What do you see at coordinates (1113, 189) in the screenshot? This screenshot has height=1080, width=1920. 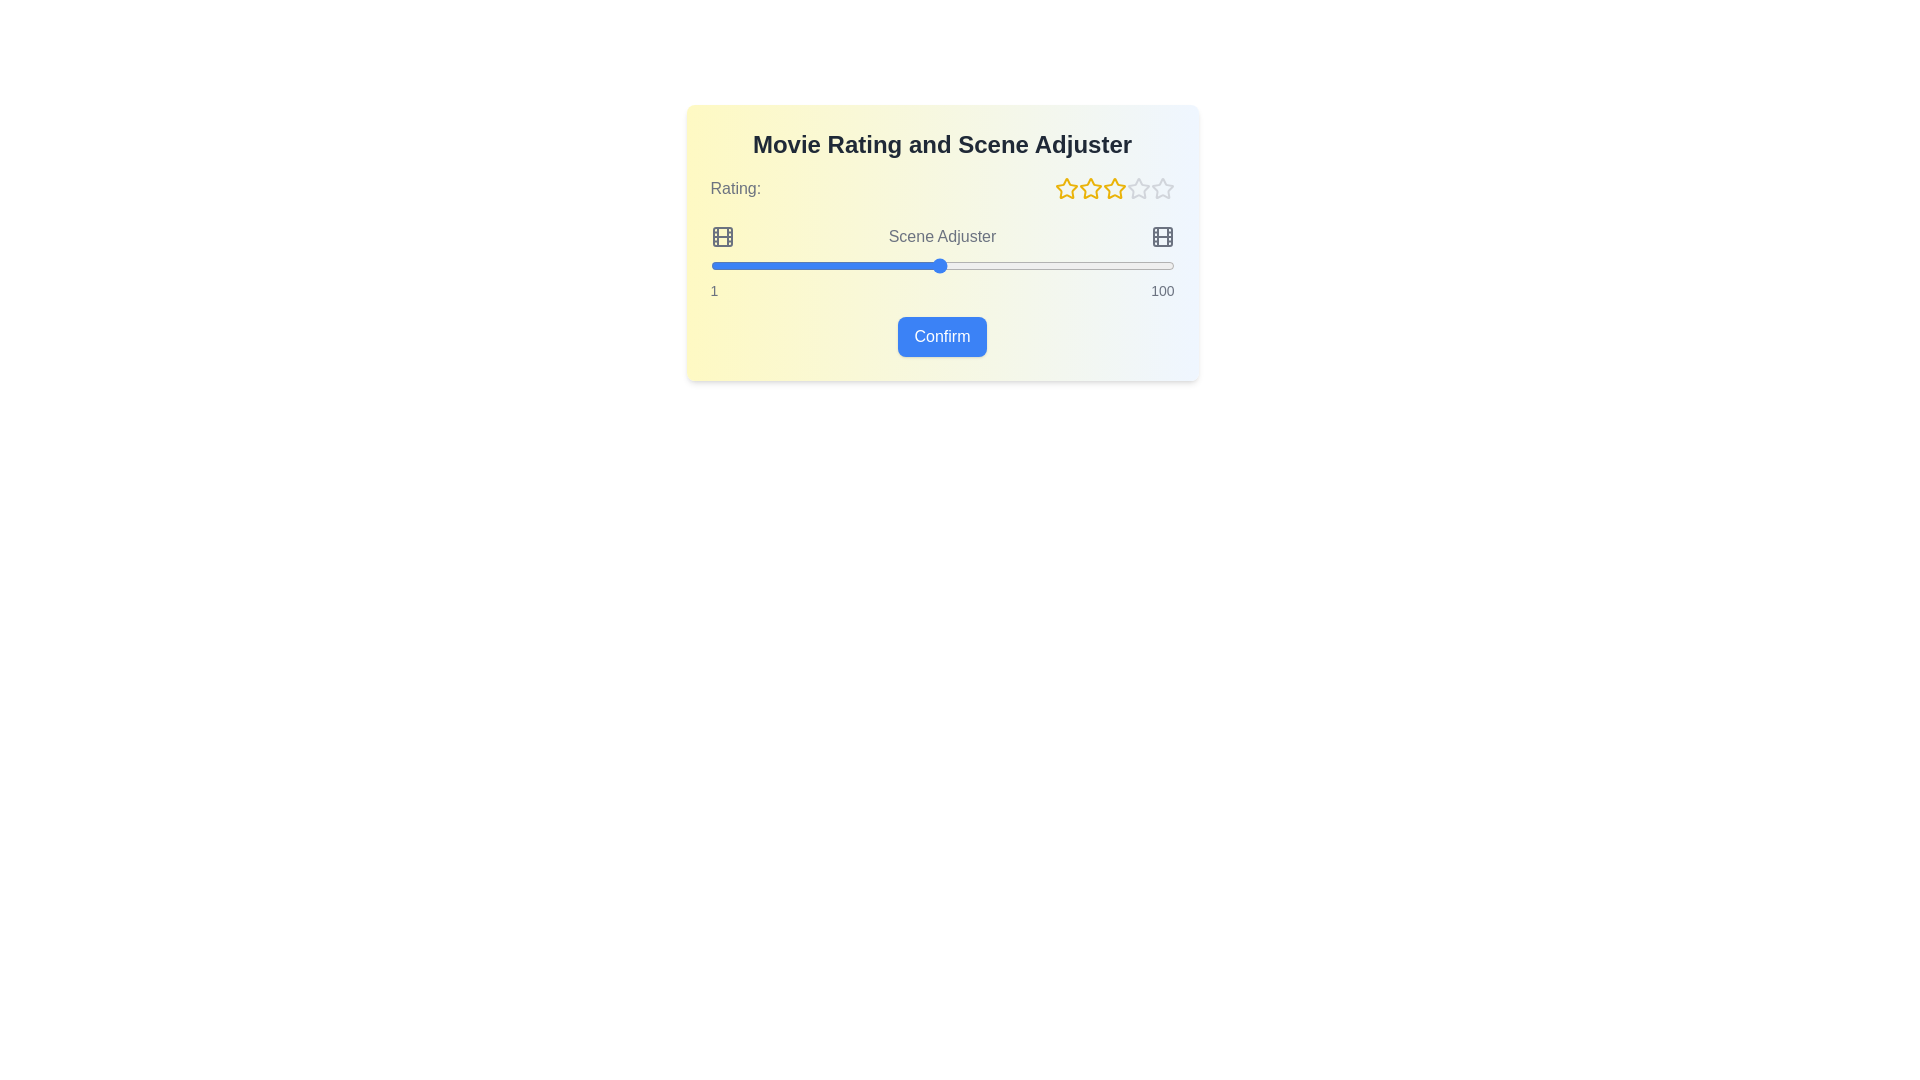 I see `the star corresponding to the desired rating of 3 stars` at bounding box center [1113, 189].